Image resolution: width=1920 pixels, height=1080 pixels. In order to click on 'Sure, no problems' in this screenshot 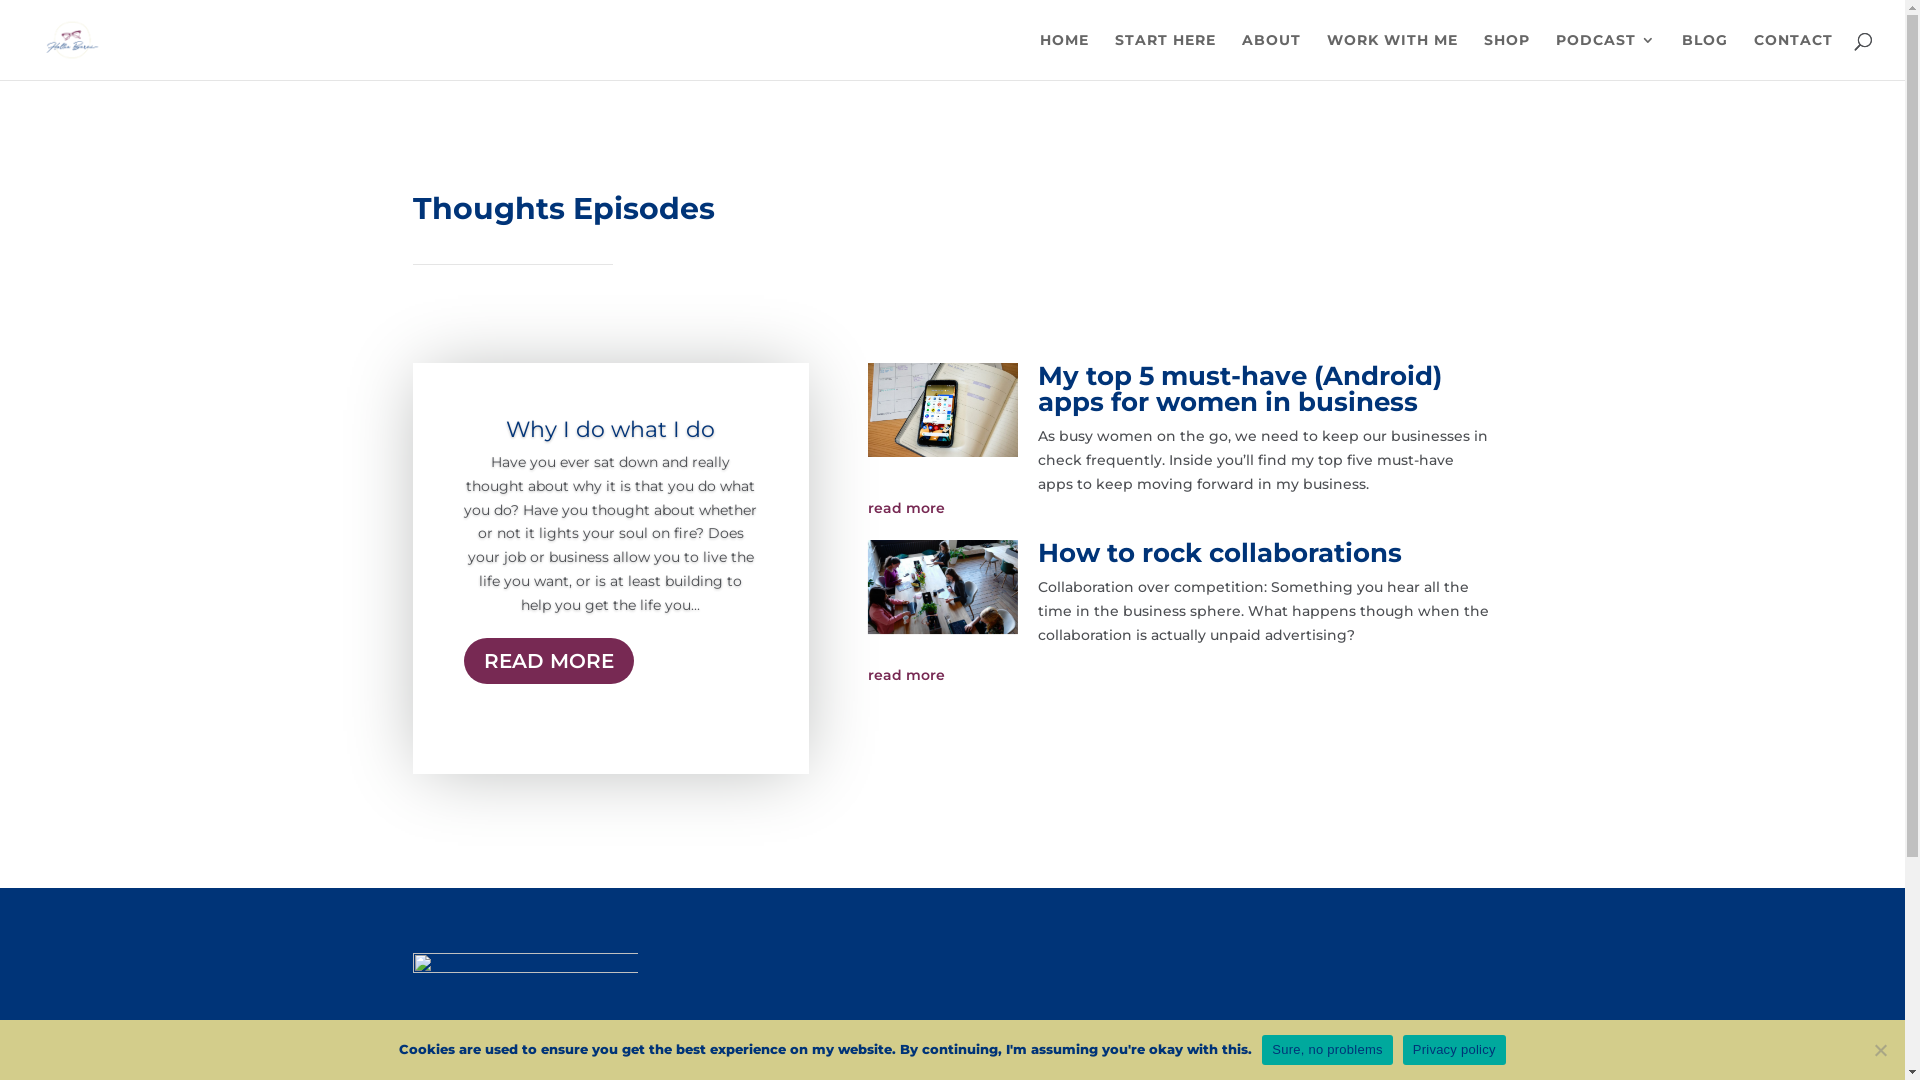, I will do `click(1326, 1048)`.